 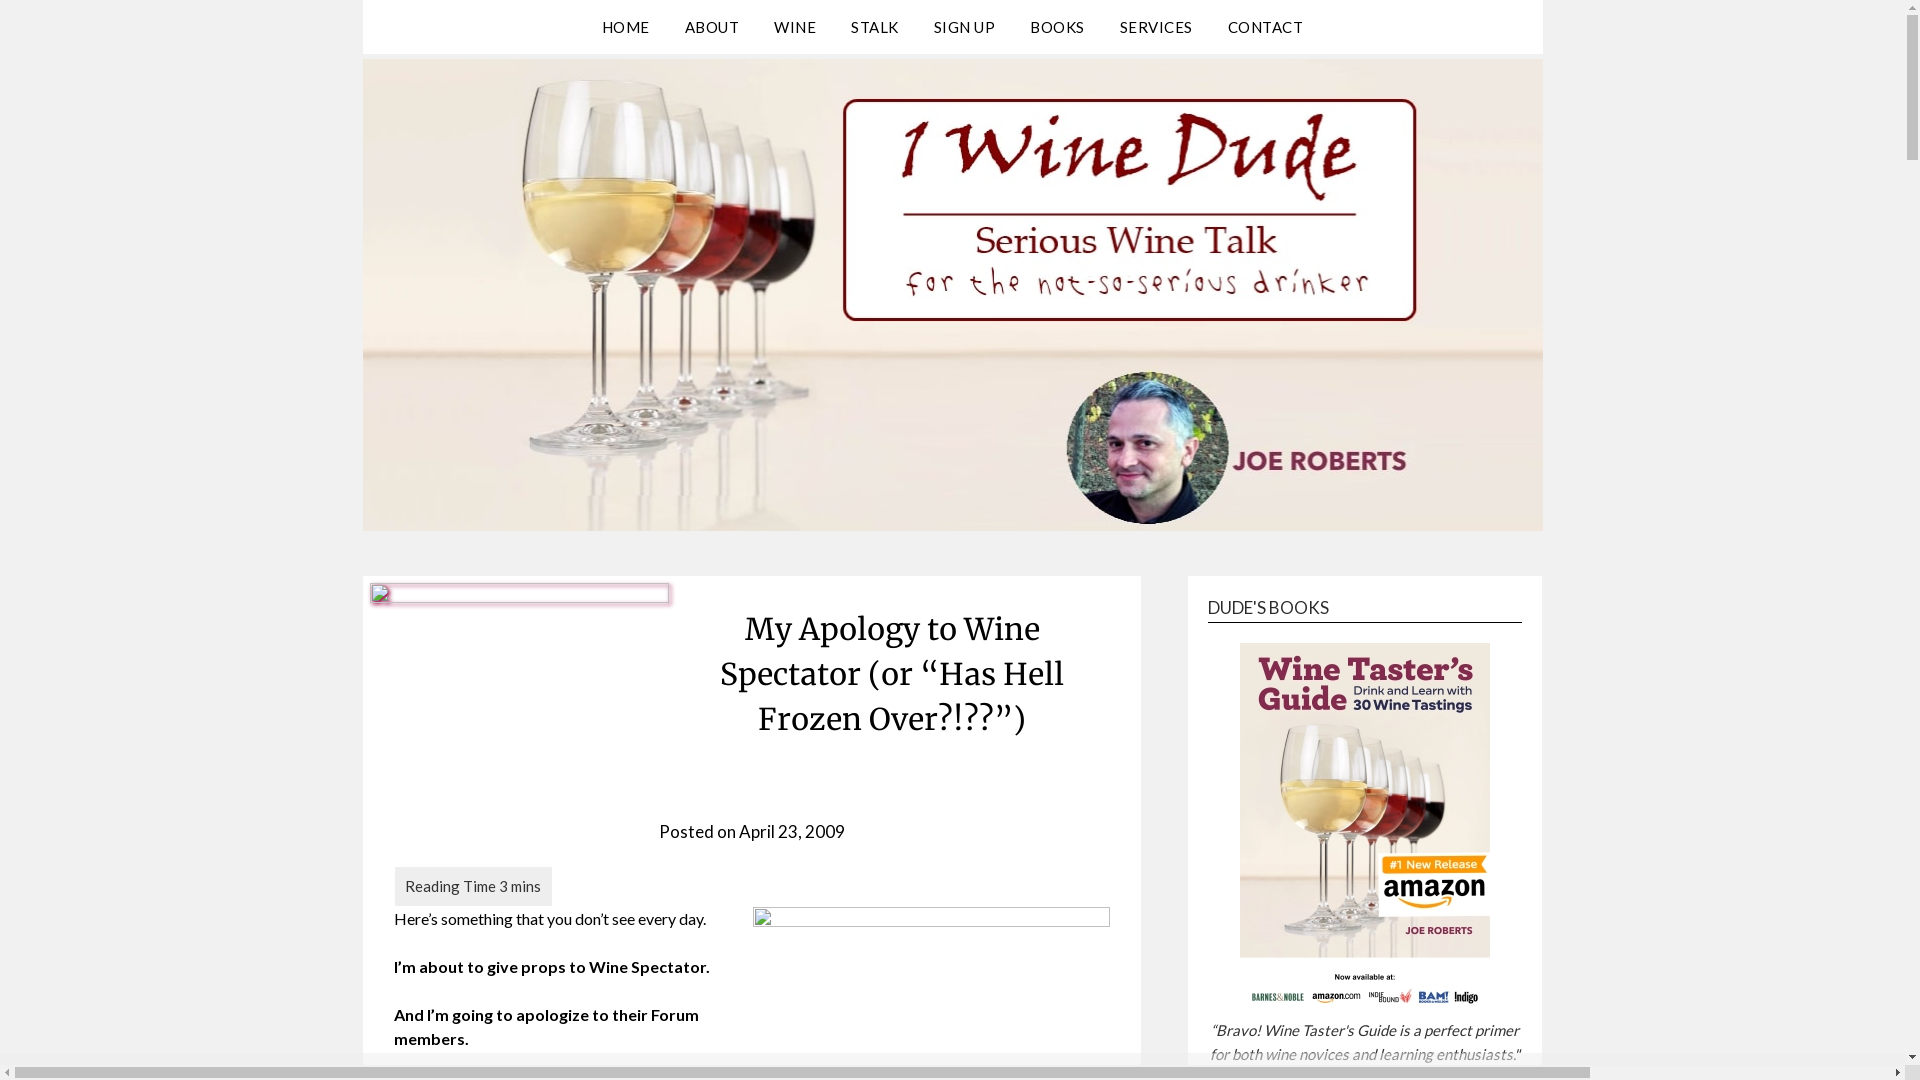 I want to click on 'April 23, 2009', so click(x=791, y=831).